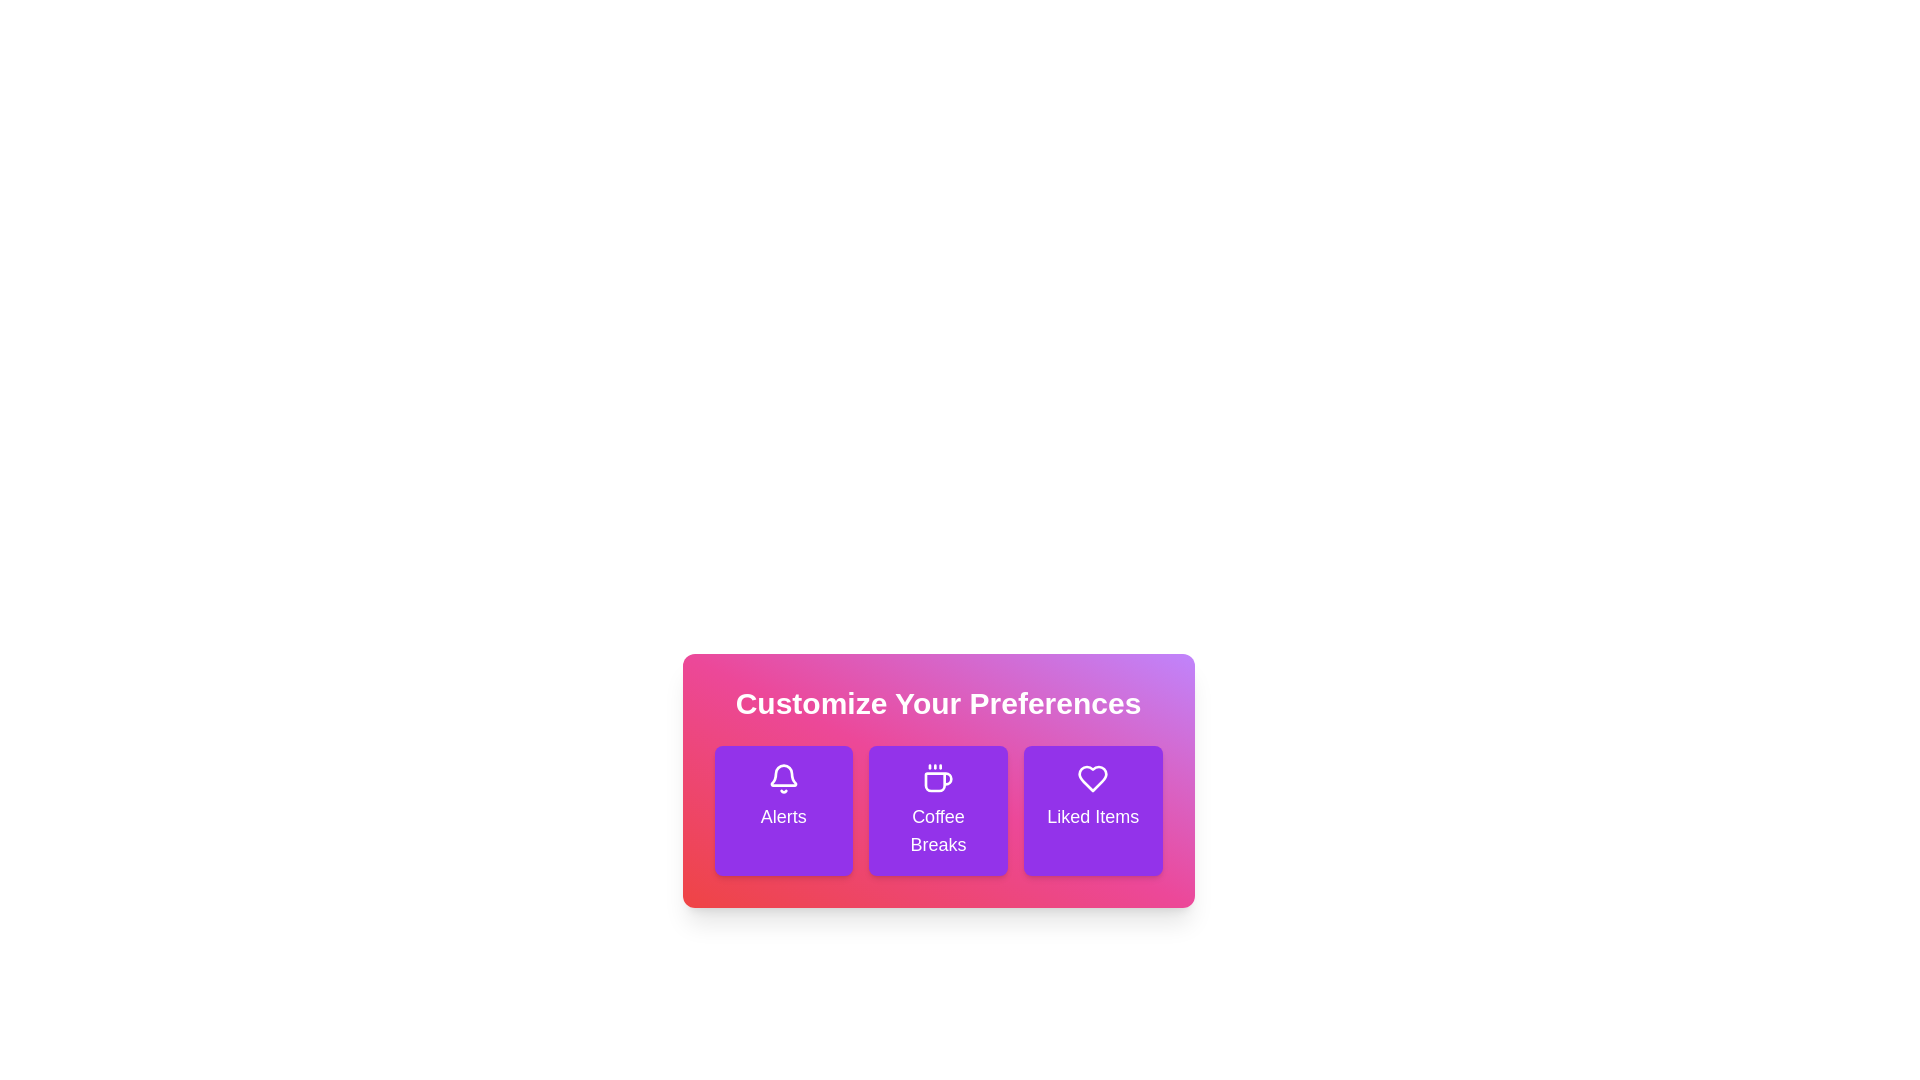  What do you see at coordinates (1092, 810) in the screenshot?
I see `the 'Liked Items' button, which is the rightmost button in a horizontal grid of three buttons` at bounding box center [1092, 810].